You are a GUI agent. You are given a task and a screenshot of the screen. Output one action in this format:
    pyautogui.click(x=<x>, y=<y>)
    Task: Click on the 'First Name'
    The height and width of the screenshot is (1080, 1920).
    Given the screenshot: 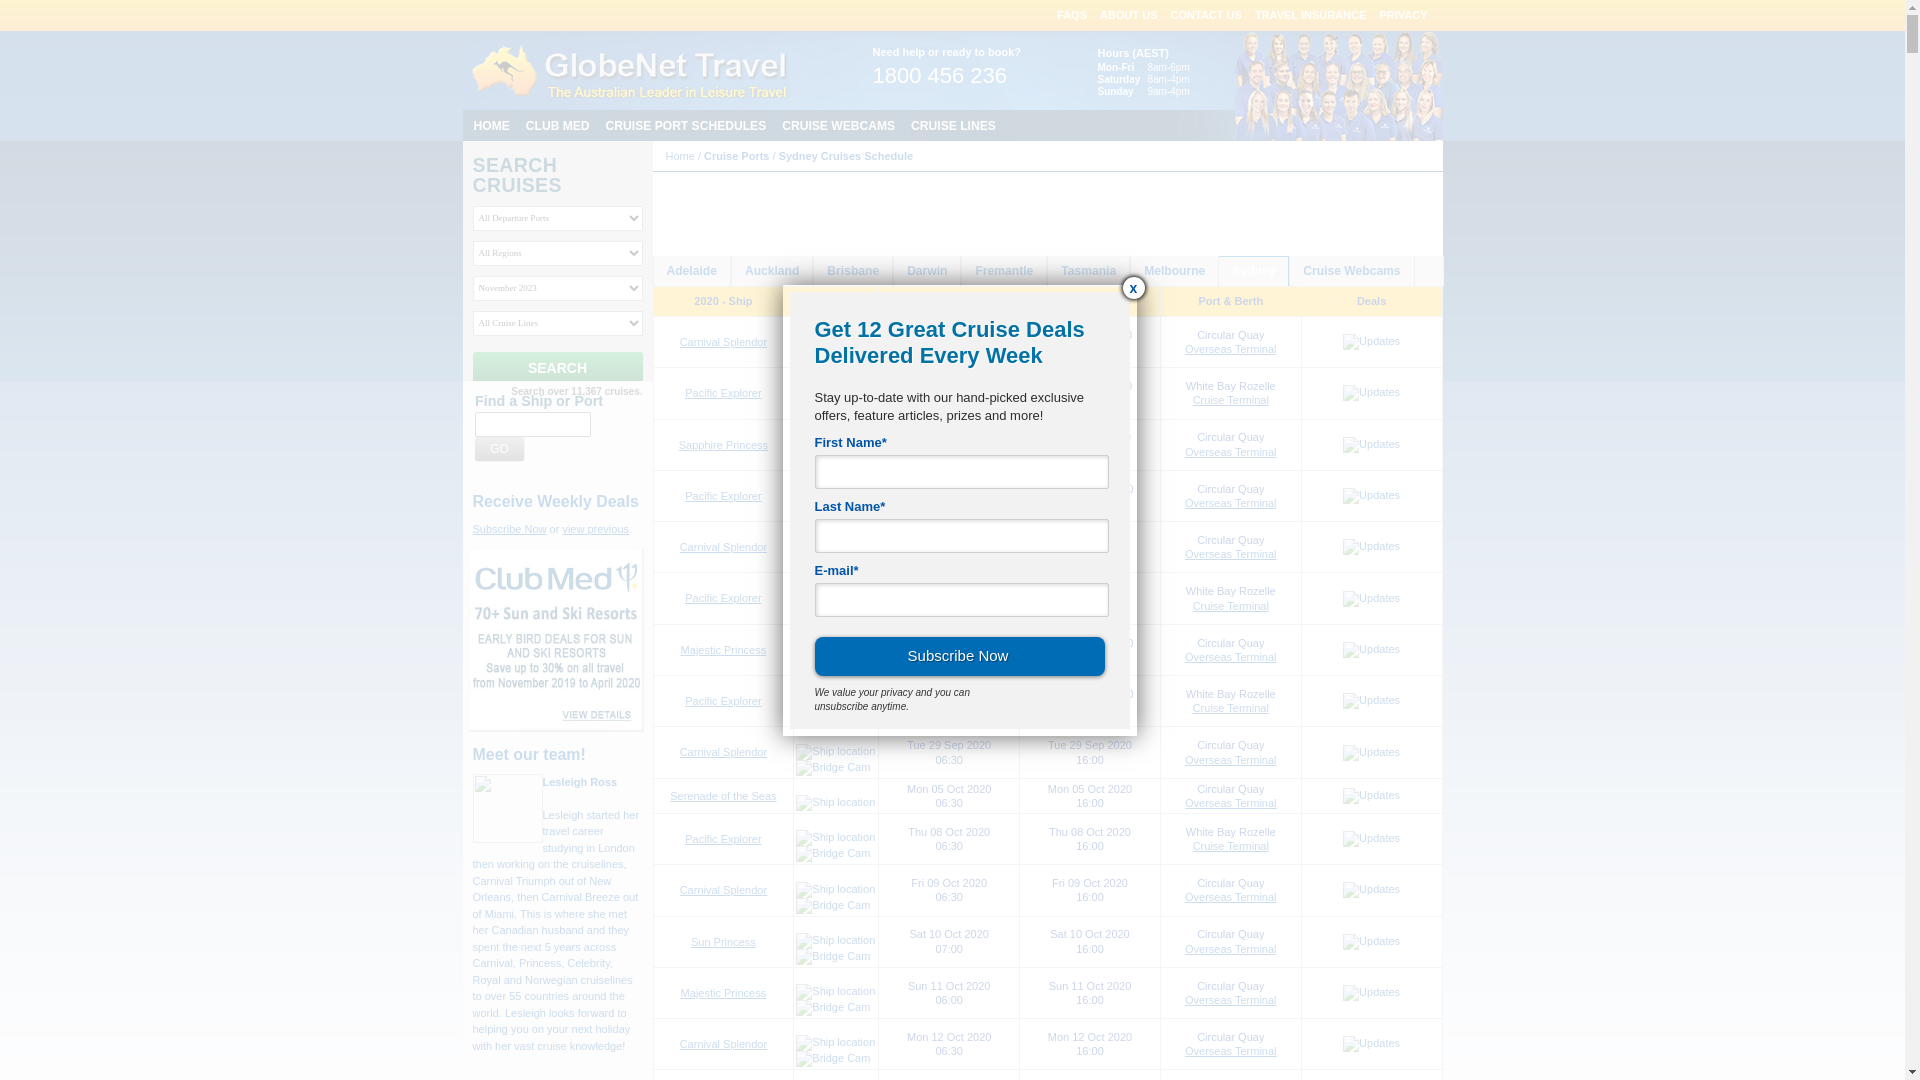 What is the action you would take?
    pyautogui.click(x=960, y=471)
    